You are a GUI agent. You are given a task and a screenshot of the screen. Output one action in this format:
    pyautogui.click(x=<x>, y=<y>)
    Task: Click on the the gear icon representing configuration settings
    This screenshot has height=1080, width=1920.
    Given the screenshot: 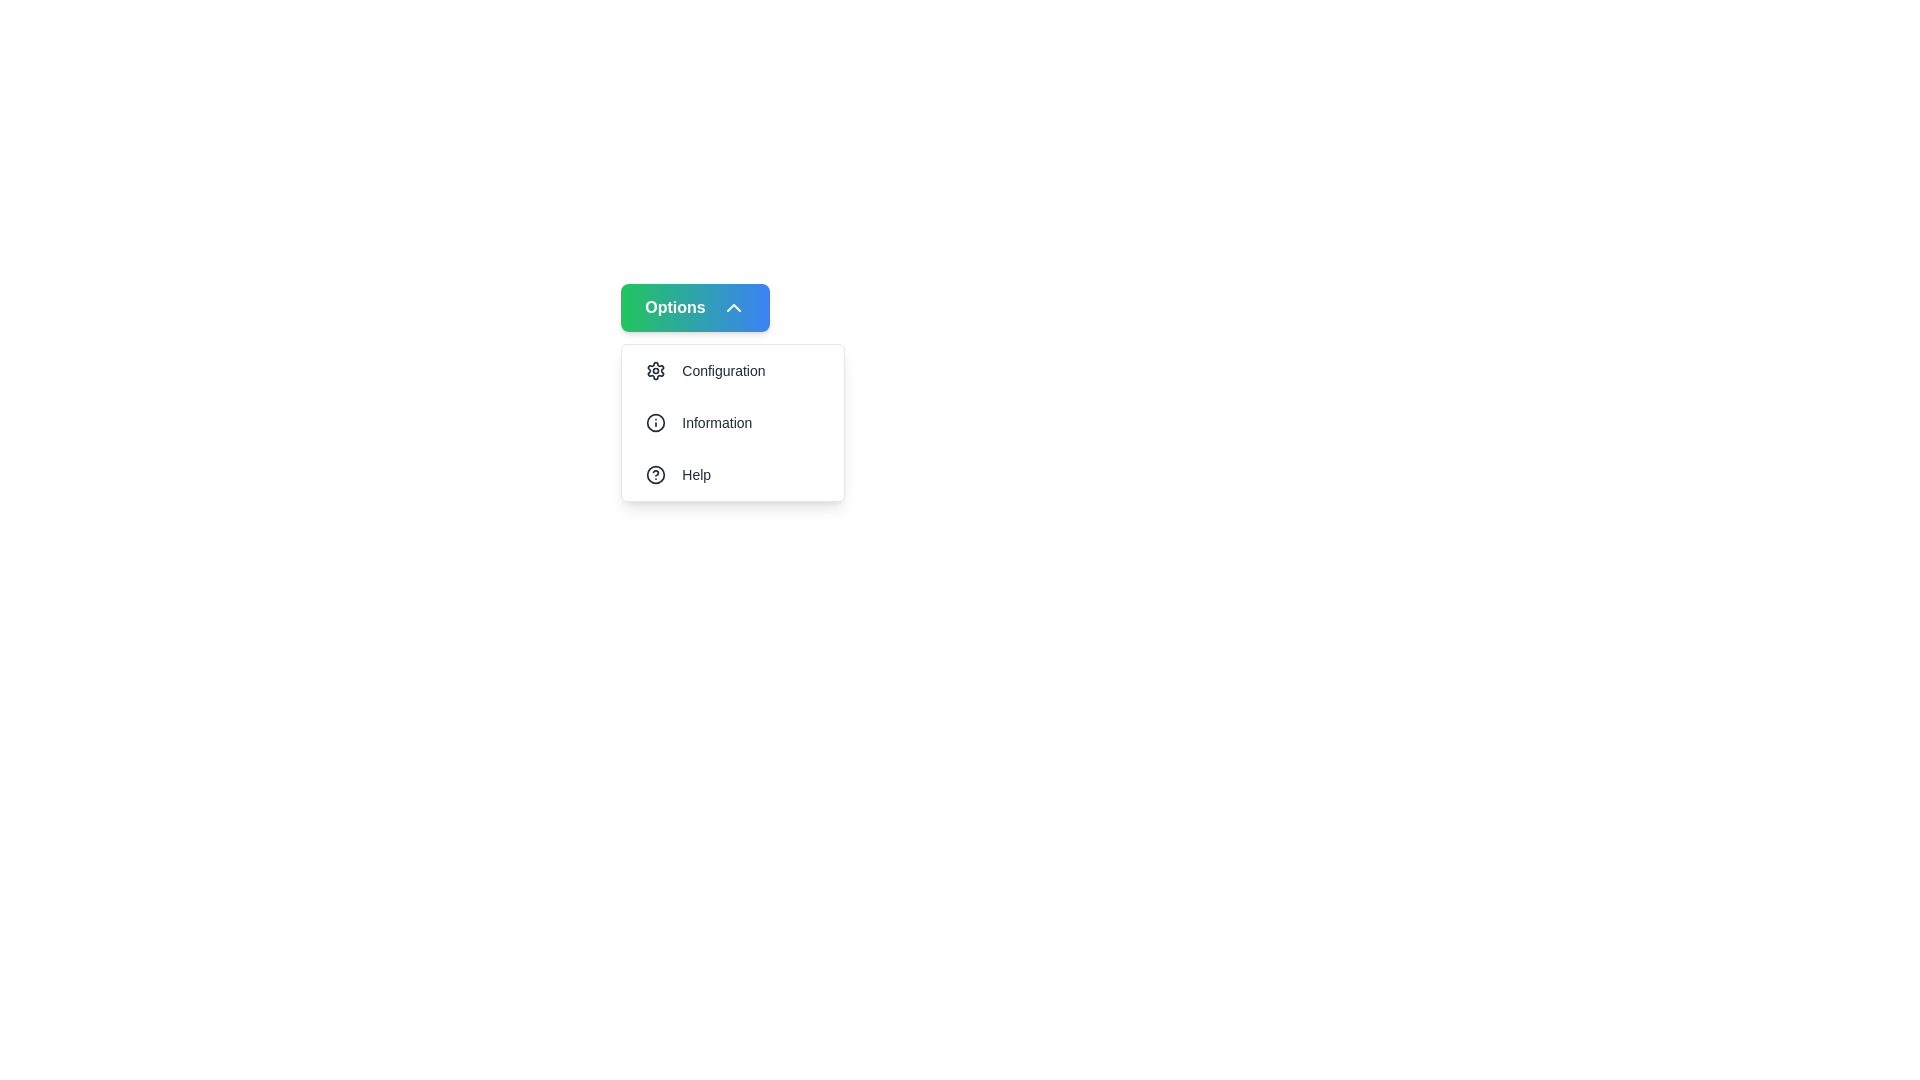 What is the action you would take?
    pyautogui.click(x=656, y=370)
    